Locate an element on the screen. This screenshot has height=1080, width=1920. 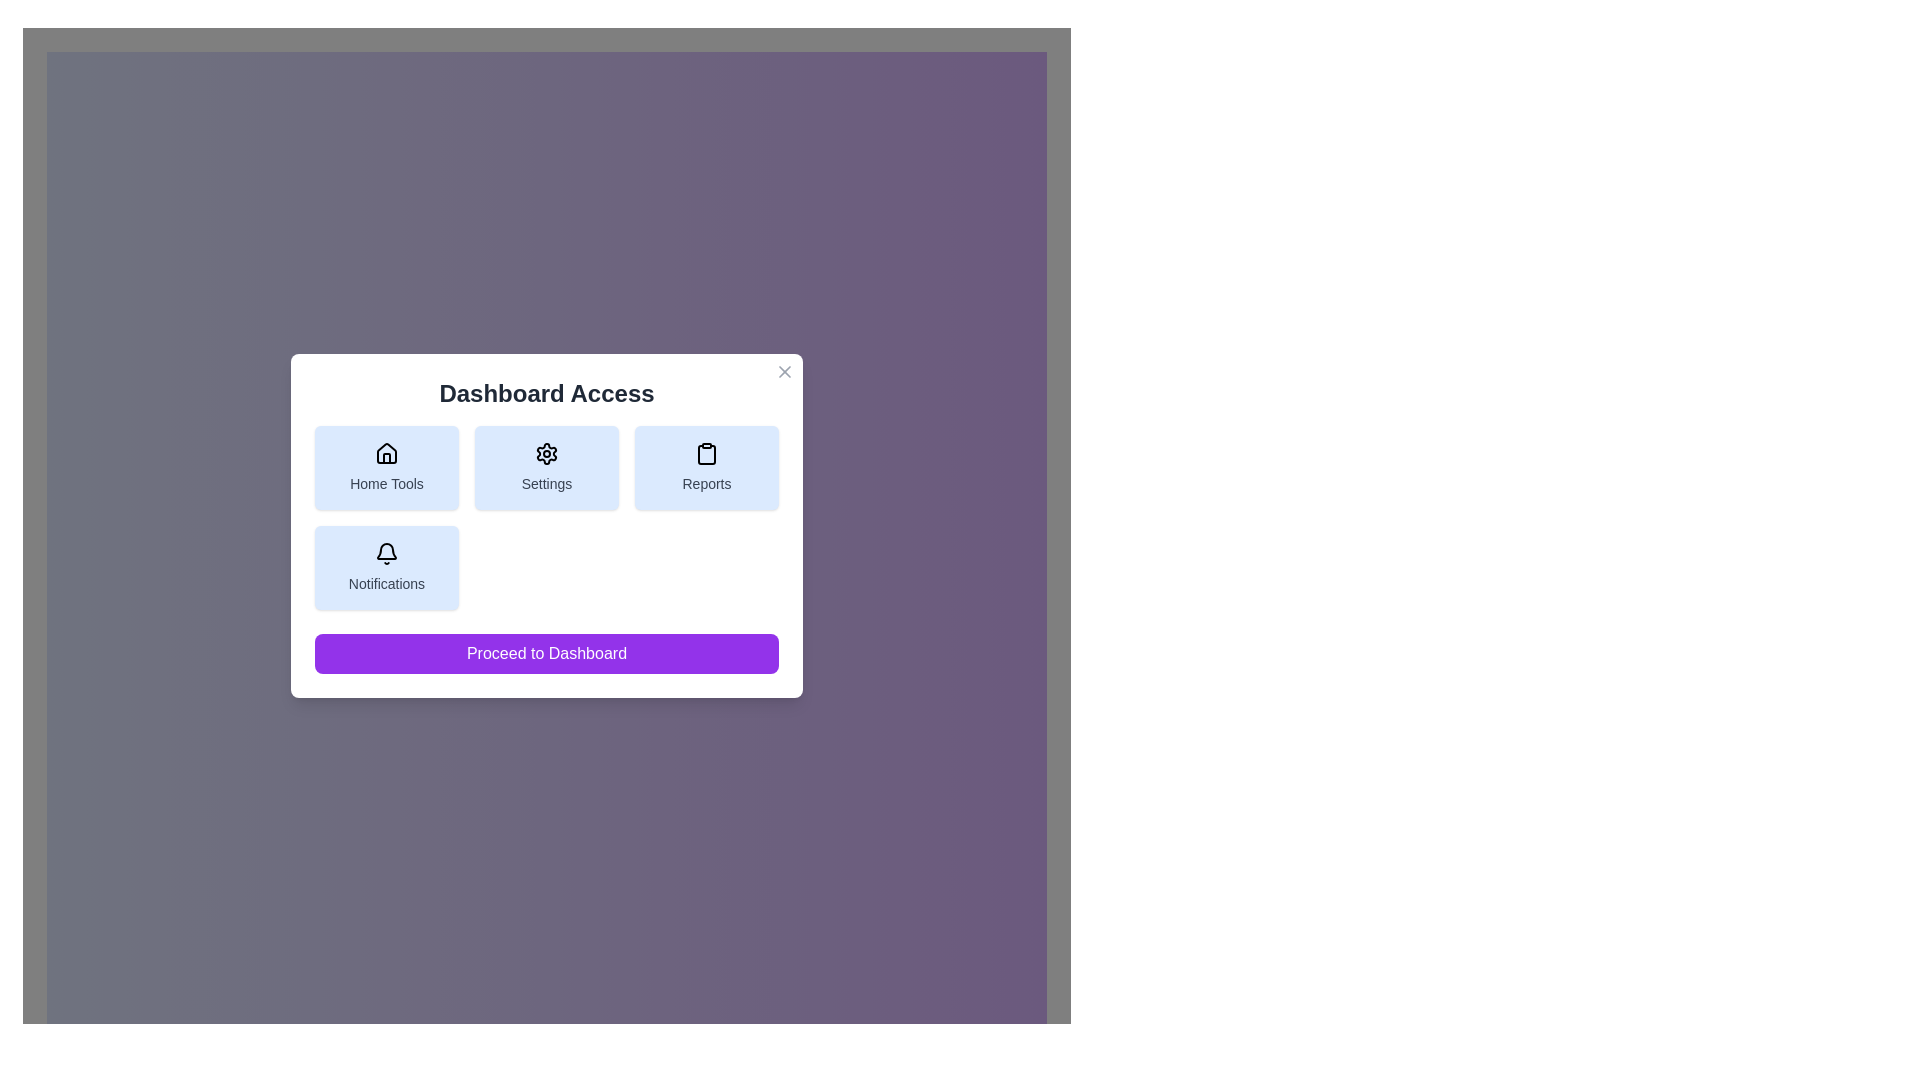
text label 'Home Tools' located beneath the house-shaped icon in the first button of the top row is located at coordinates (387, 483).